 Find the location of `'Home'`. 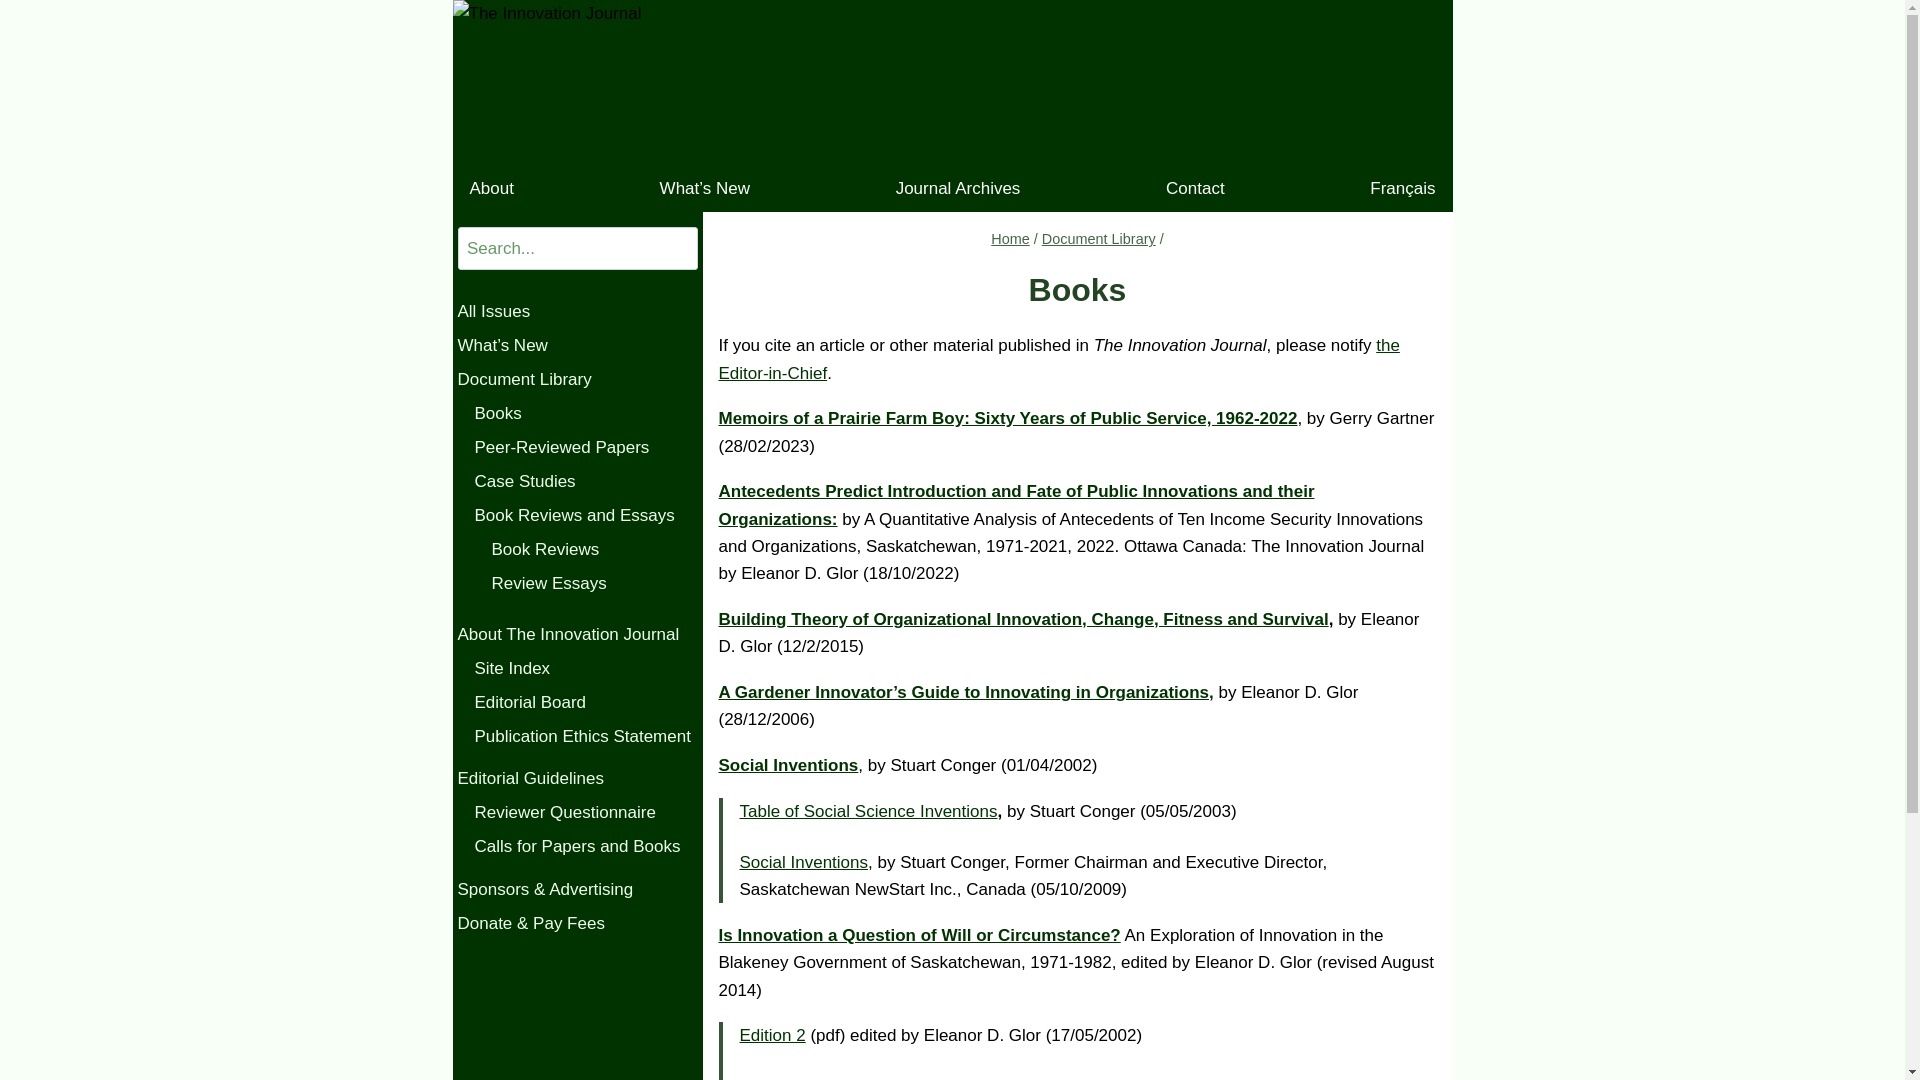

'Home' is located at coordinates (1010, 238).